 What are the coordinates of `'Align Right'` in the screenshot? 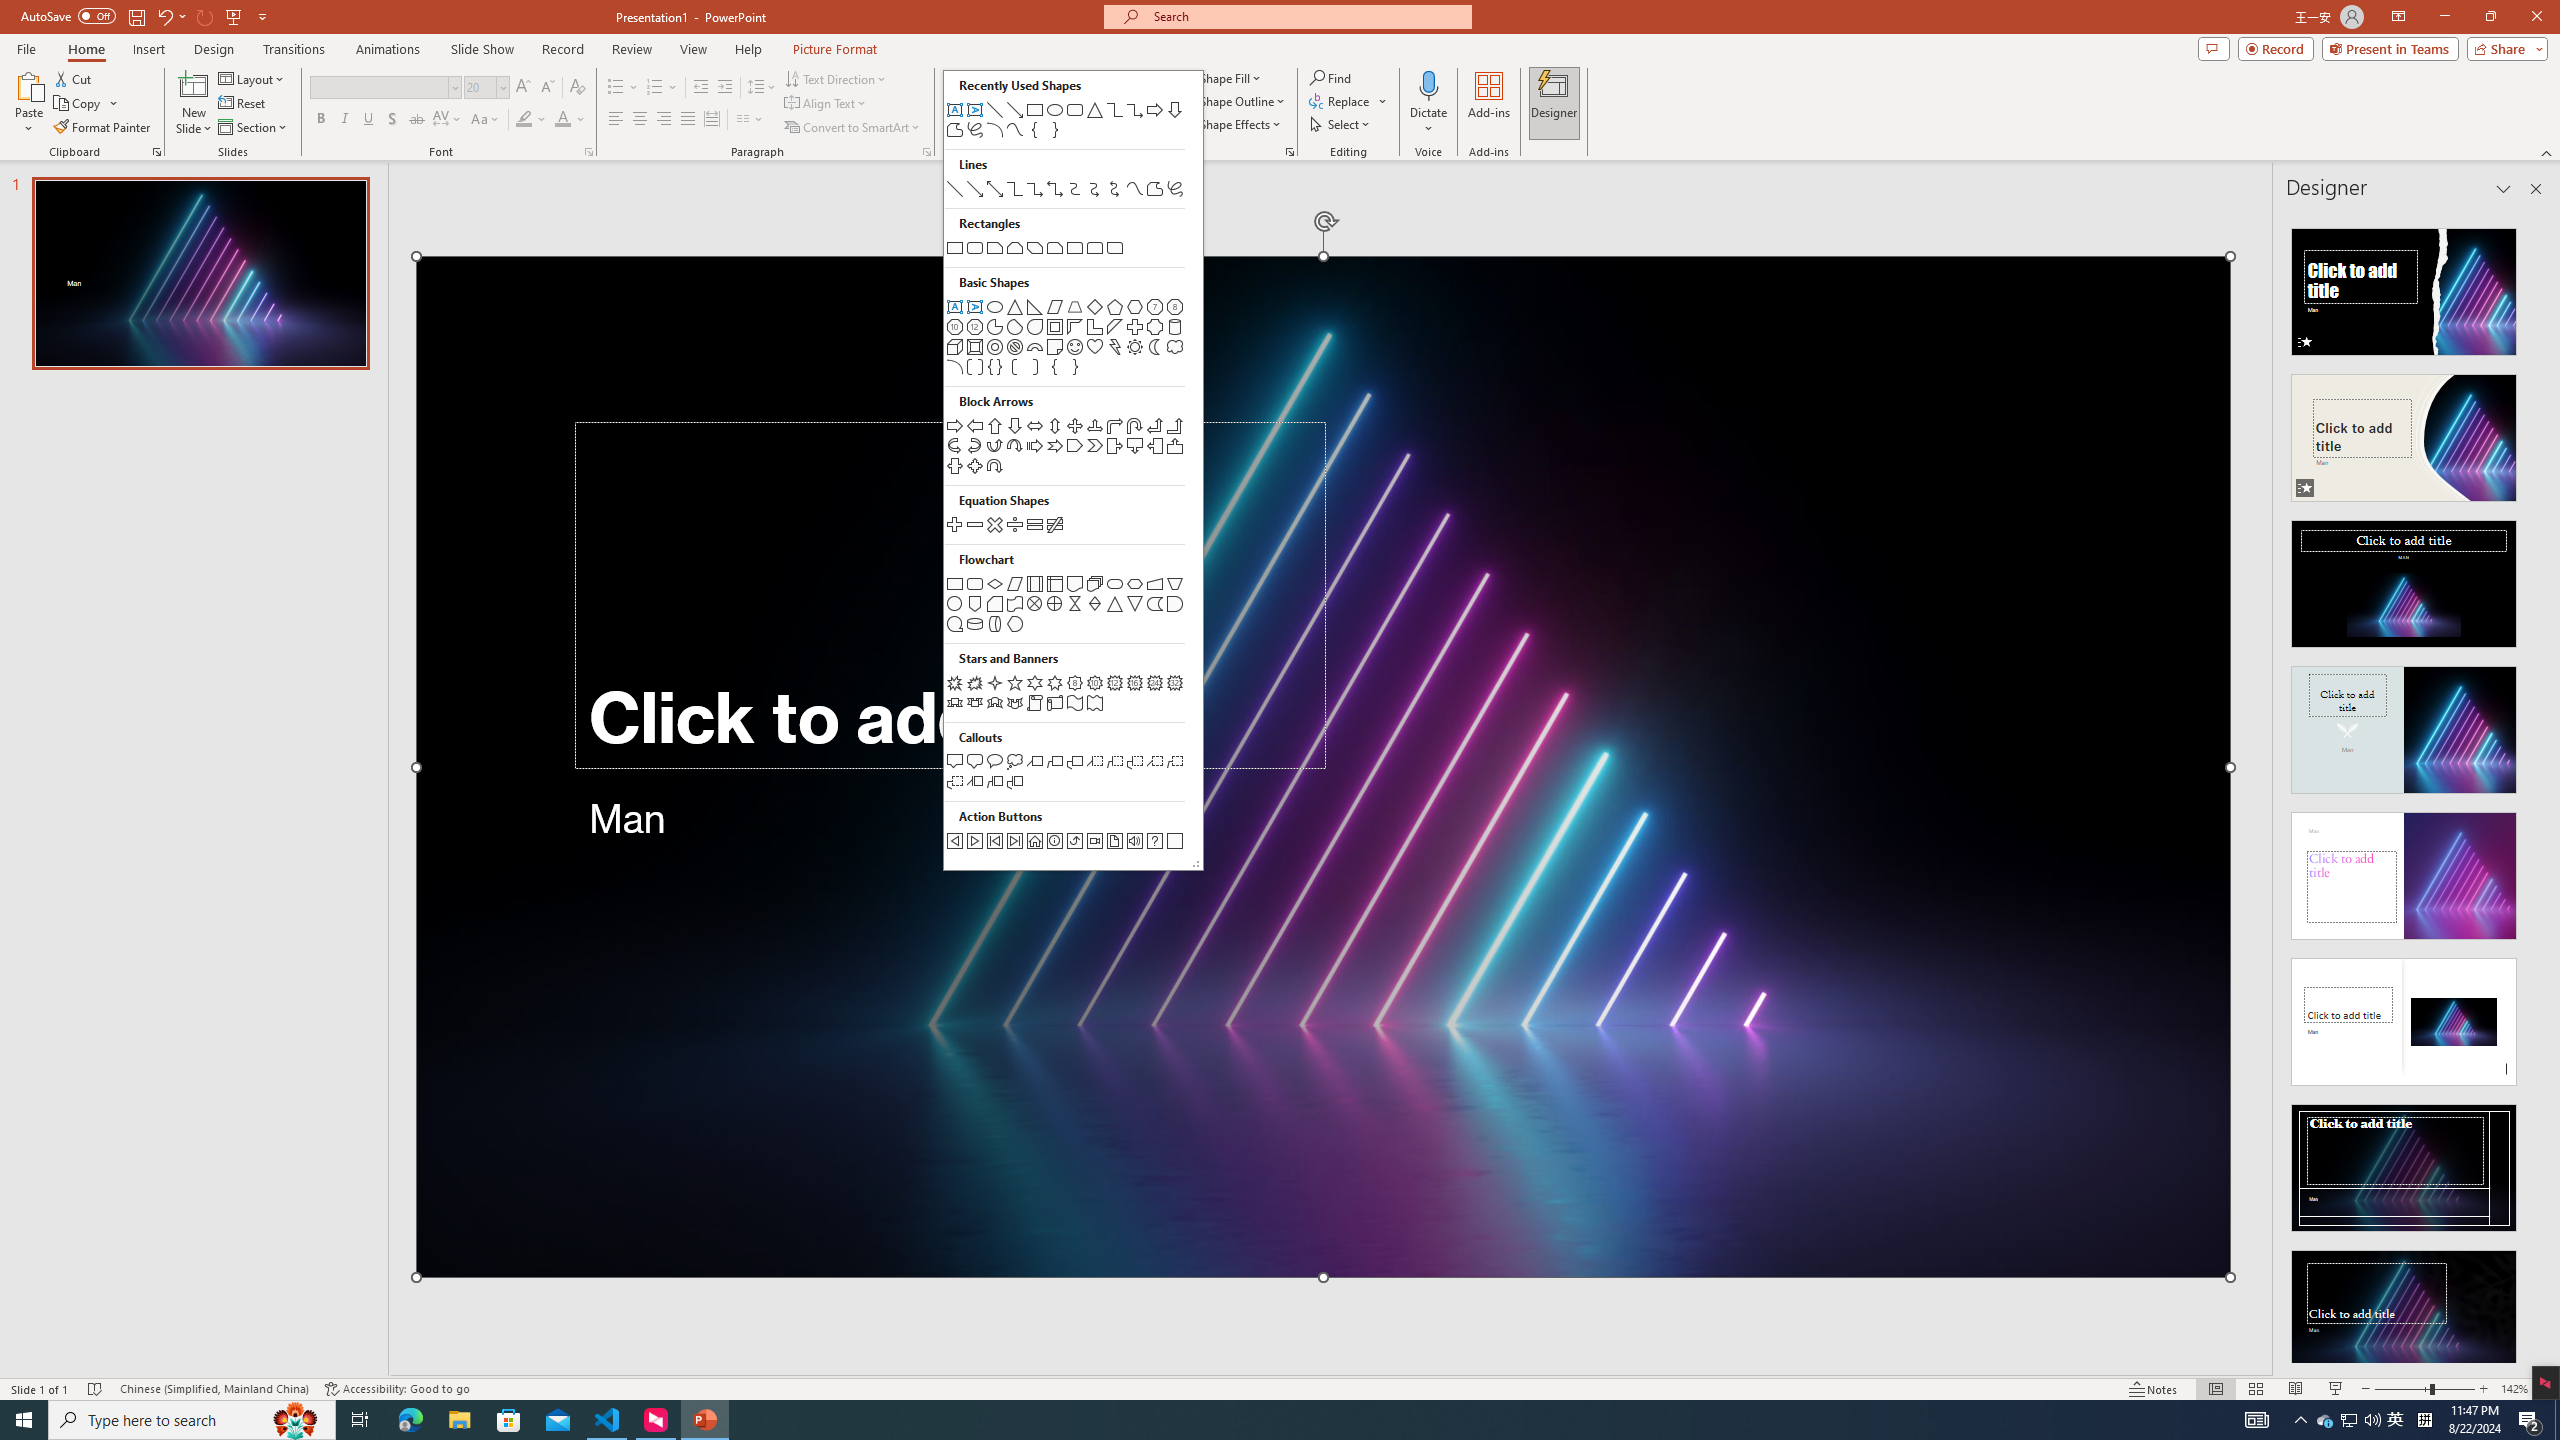 It's located at (664, 118).